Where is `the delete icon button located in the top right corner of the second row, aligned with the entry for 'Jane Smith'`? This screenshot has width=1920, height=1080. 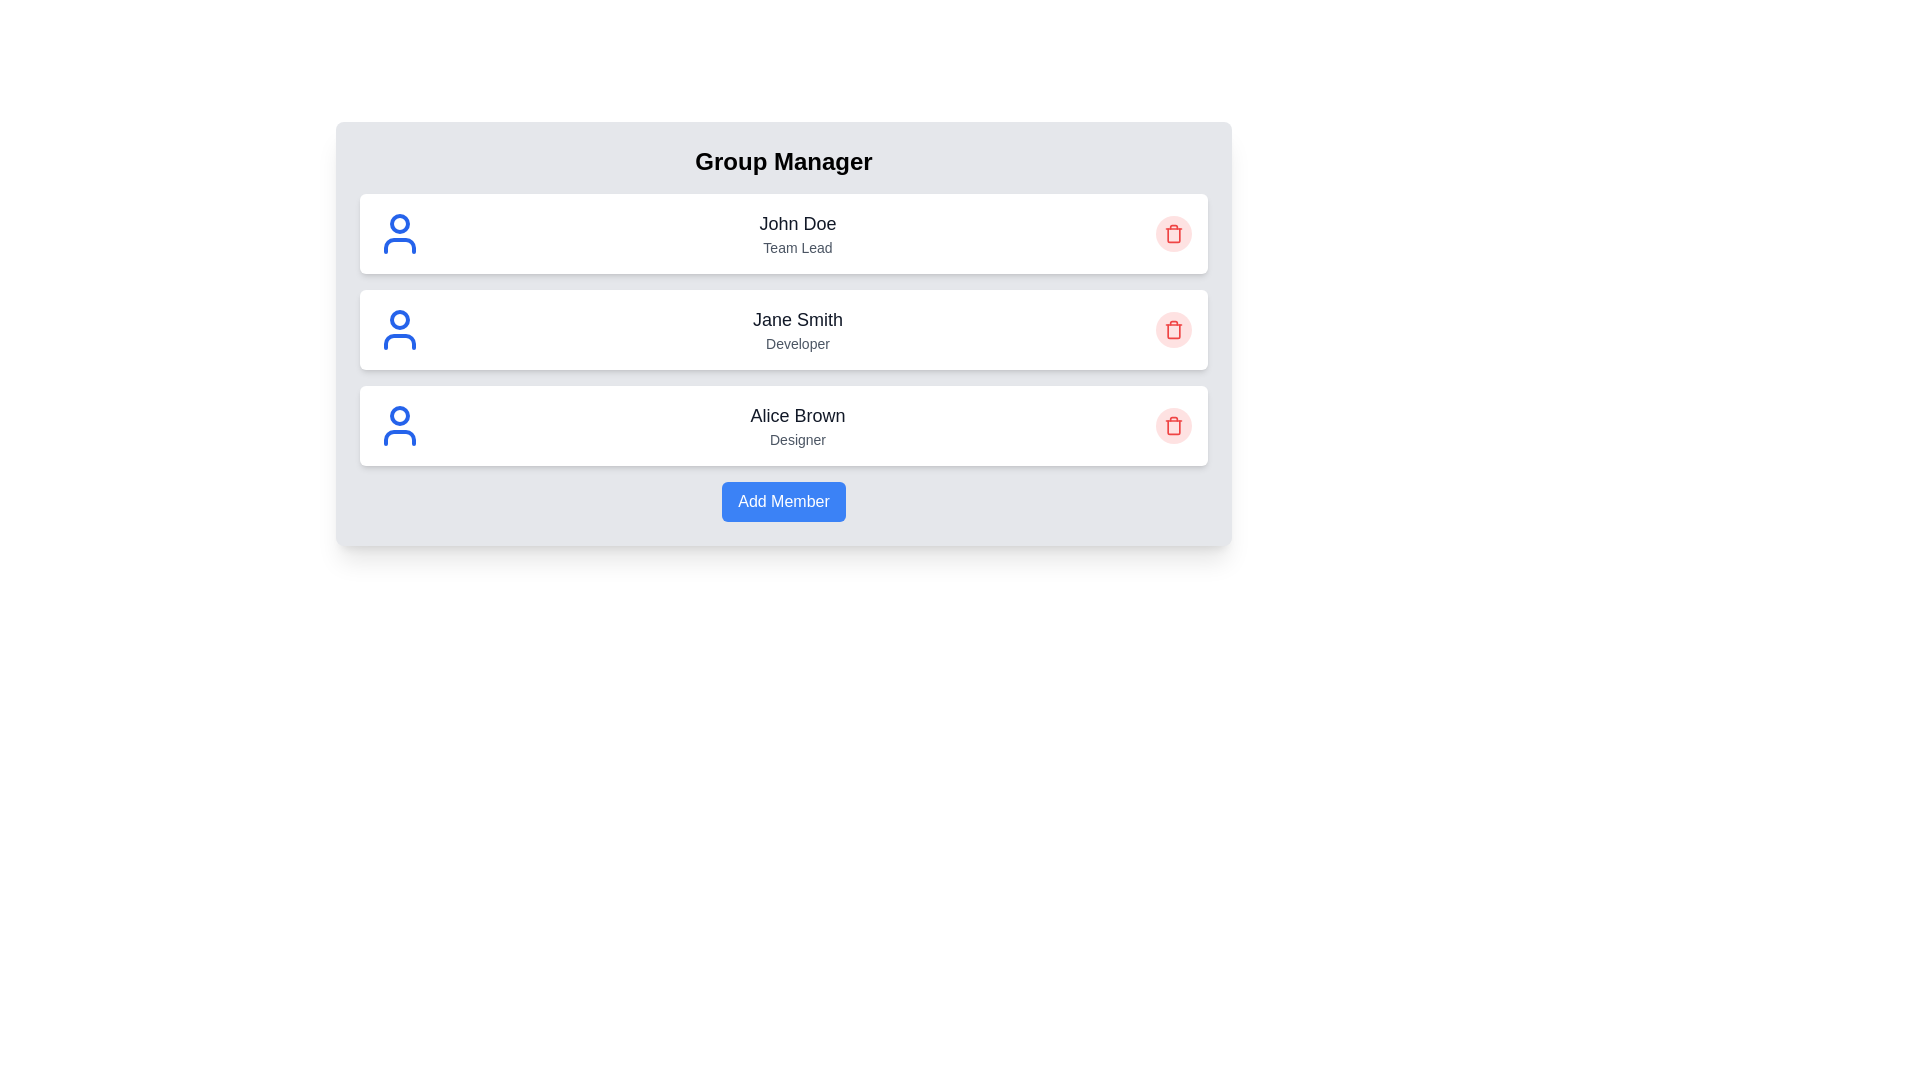 the delete icon button located in the top right corner of the second row, aligned with the entry for 'Jane Smith' is located at coordinates (1174, 424).